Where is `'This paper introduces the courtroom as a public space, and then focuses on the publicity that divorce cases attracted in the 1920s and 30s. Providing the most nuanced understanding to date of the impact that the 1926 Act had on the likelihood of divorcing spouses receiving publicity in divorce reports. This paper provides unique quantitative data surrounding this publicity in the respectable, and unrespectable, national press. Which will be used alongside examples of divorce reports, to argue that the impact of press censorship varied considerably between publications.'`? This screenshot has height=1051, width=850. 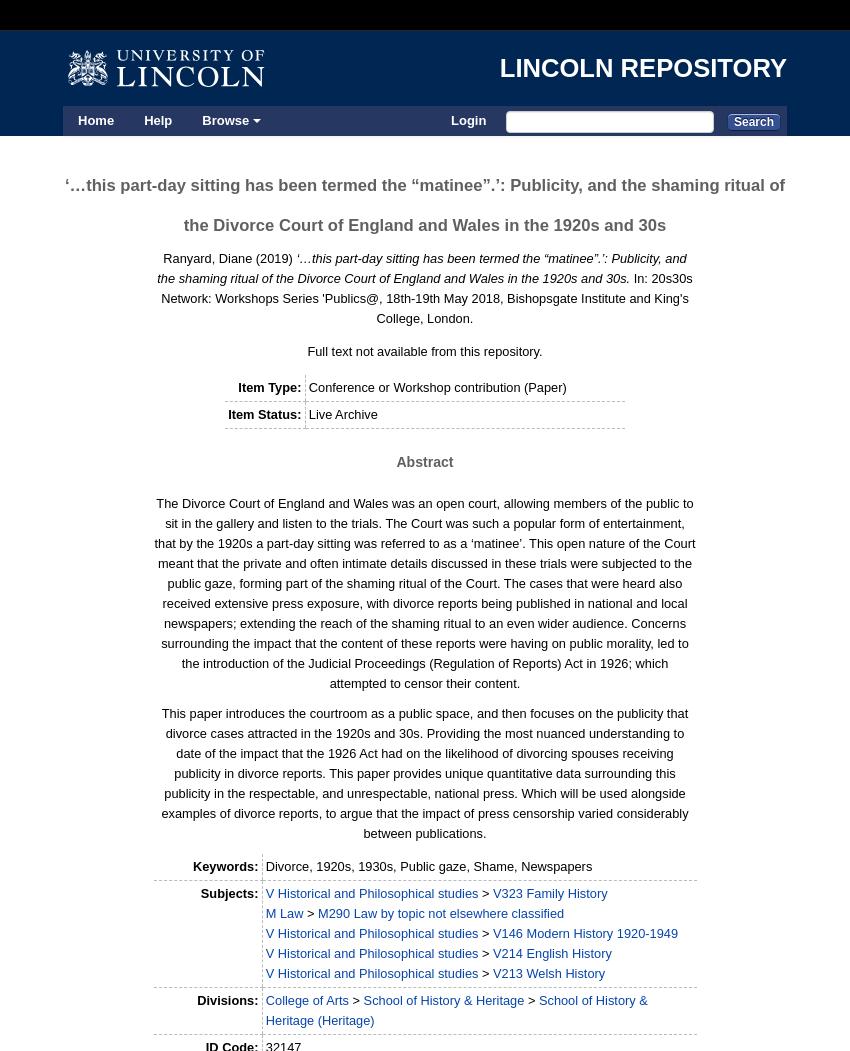 'This paper introduces the courtroom as a public space, and then focuses on the publicity that divorce cases attracted in the 1920s and 30s. Providing the most nuanced understanding to date of the impact that the 1926 Act had on the likelihood of divorcing spouses receiving publicity in divorce reports. This paper provides unique quantitative data surrounding this publicity in the respectable, and unrespectable, national press. Which will be used alongside examples of divorce reports, to argue that the impact of press censorship varied considerably between publications.' is located at coordinates (160, 772).